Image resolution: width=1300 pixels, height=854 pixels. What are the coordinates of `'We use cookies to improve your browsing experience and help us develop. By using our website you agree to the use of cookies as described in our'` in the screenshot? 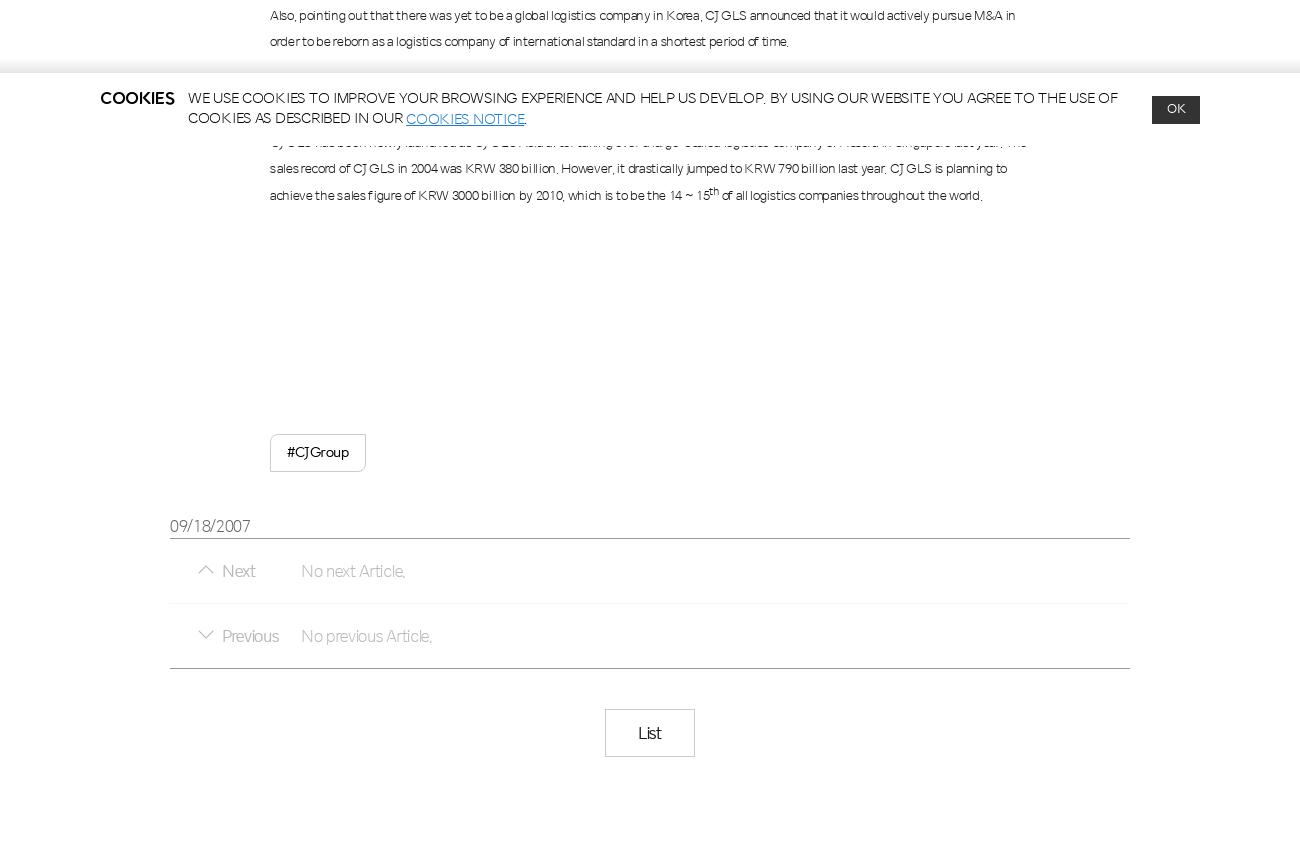 It's located at (651, 108).